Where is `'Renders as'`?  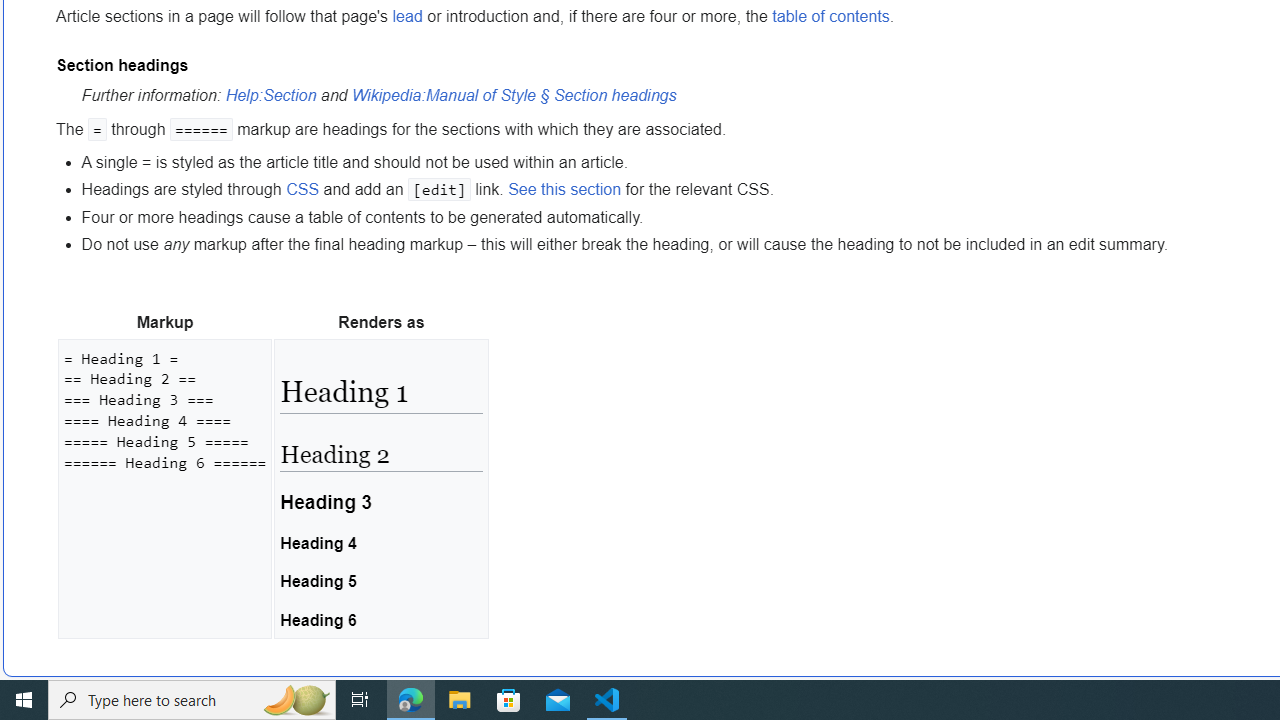
'Renders as' is located at coordinates (381, 321).